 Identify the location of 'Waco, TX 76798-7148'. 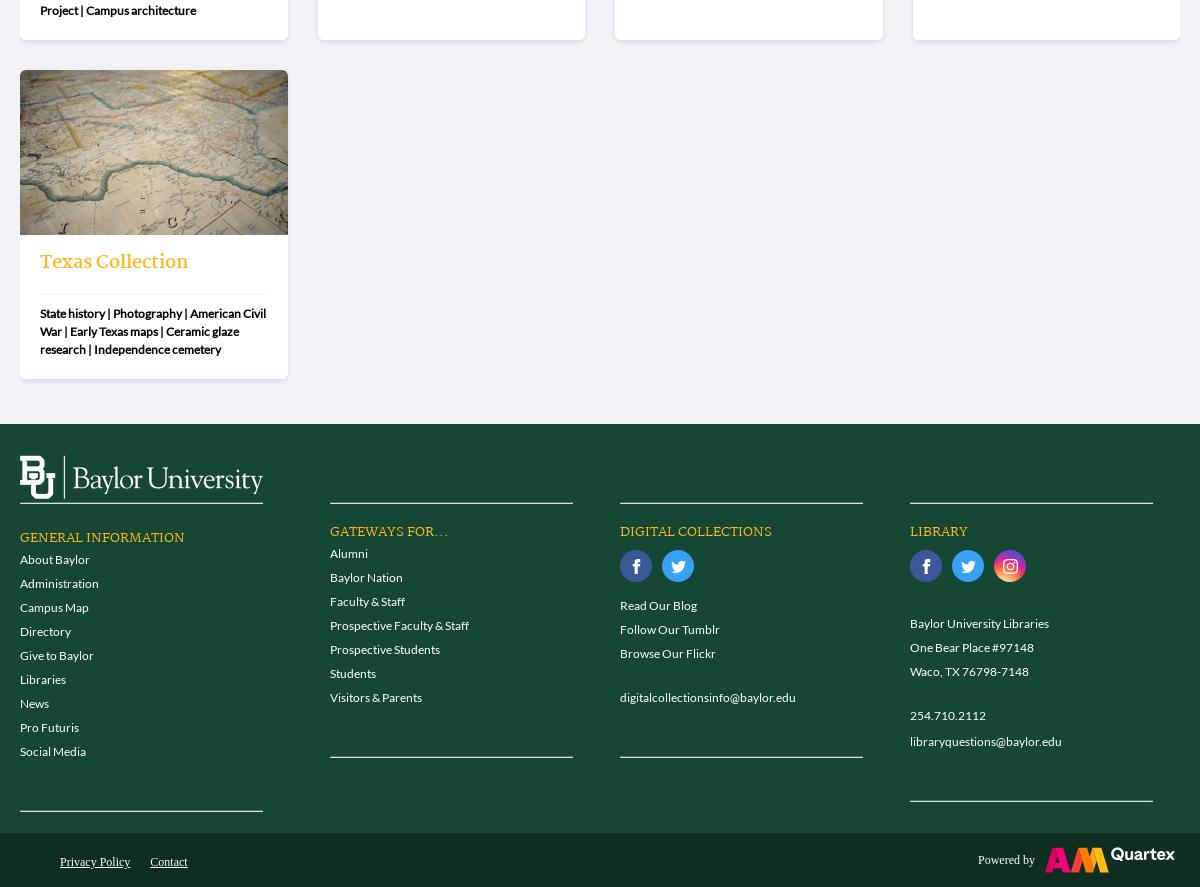
(969, 670).